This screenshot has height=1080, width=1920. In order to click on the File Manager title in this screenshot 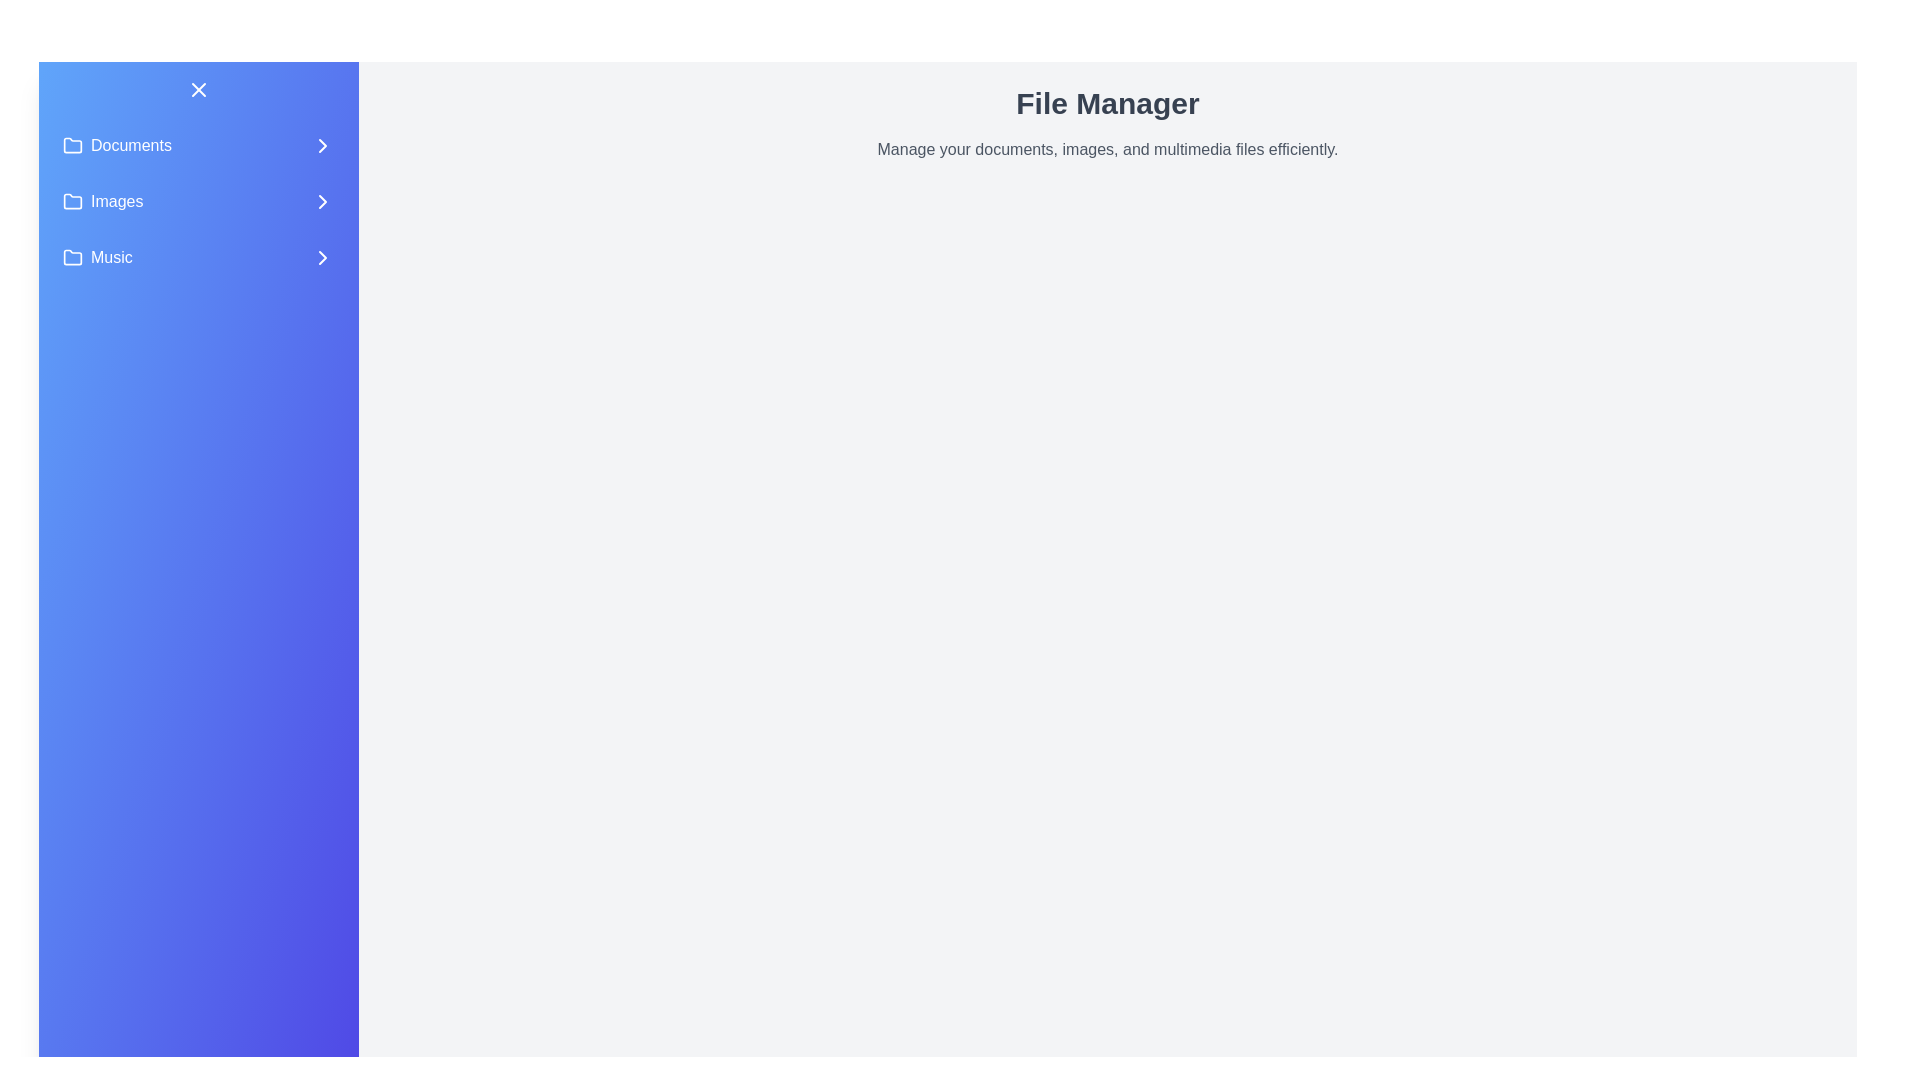, I will do `click(1107, 104)`.